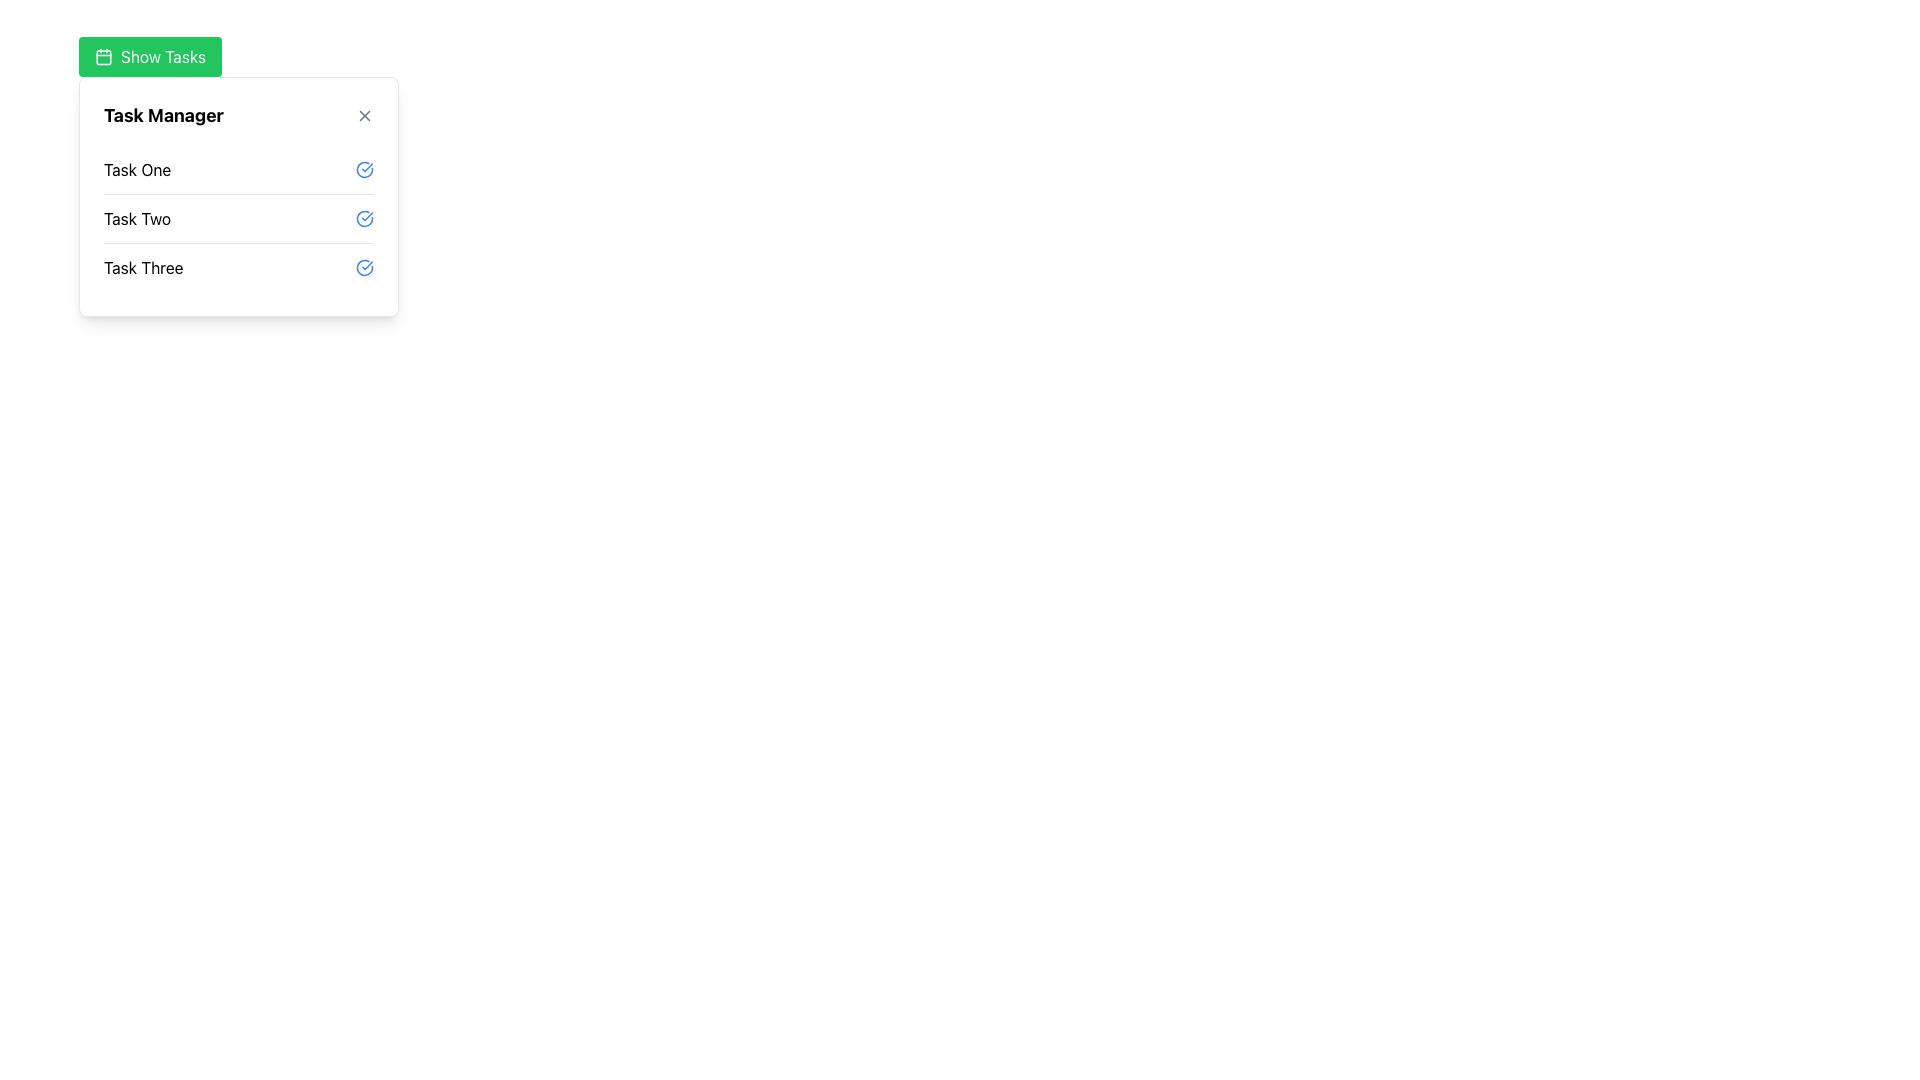 The height and width of the screenshot is (1080, 1920). Describe the element at coordinates (103, 56) in the screenshot. I see `the calendar icon that represents the 'Show Tasks' button, located at the top-left corner of the interface` at that location.